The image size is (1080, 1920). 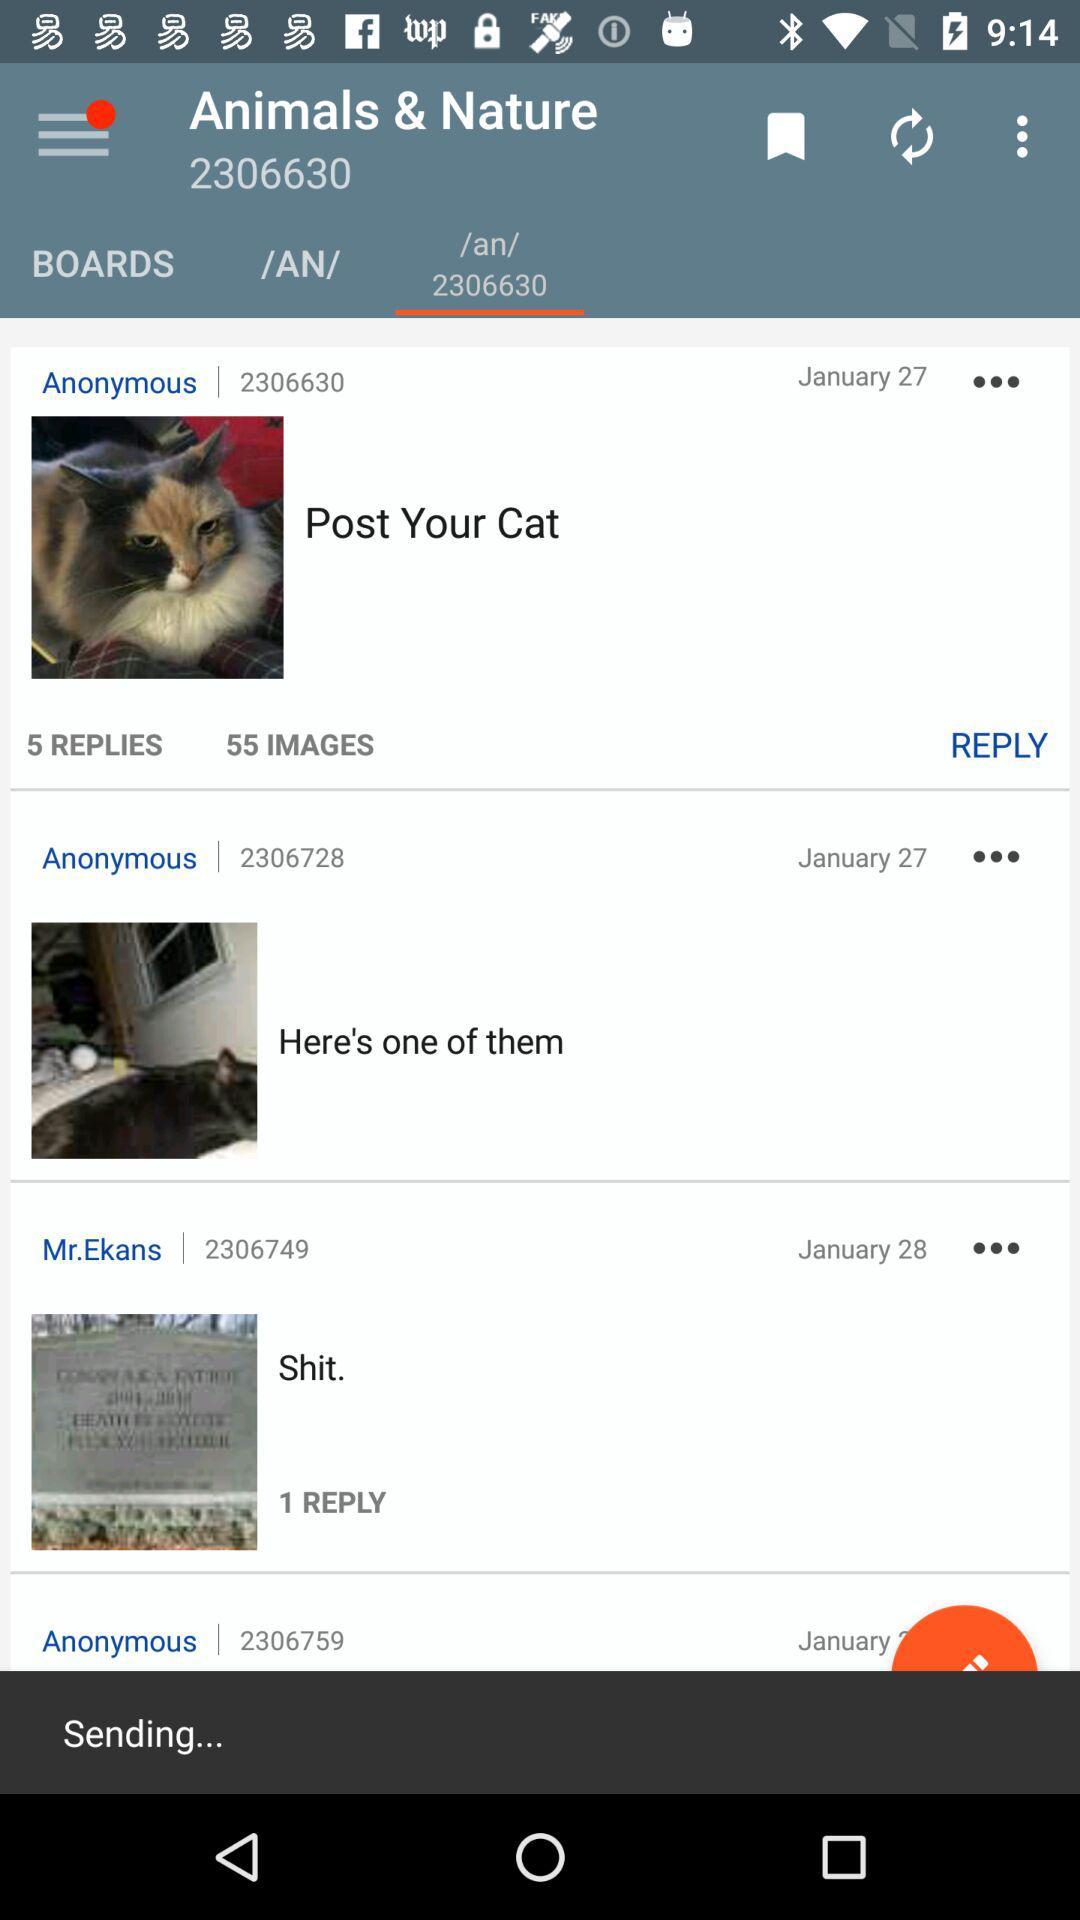 What do you see at coordinates (785, 135) in the screenshot?
I see `the item to the right of the animals & nature` at bounding box center [785, 135].